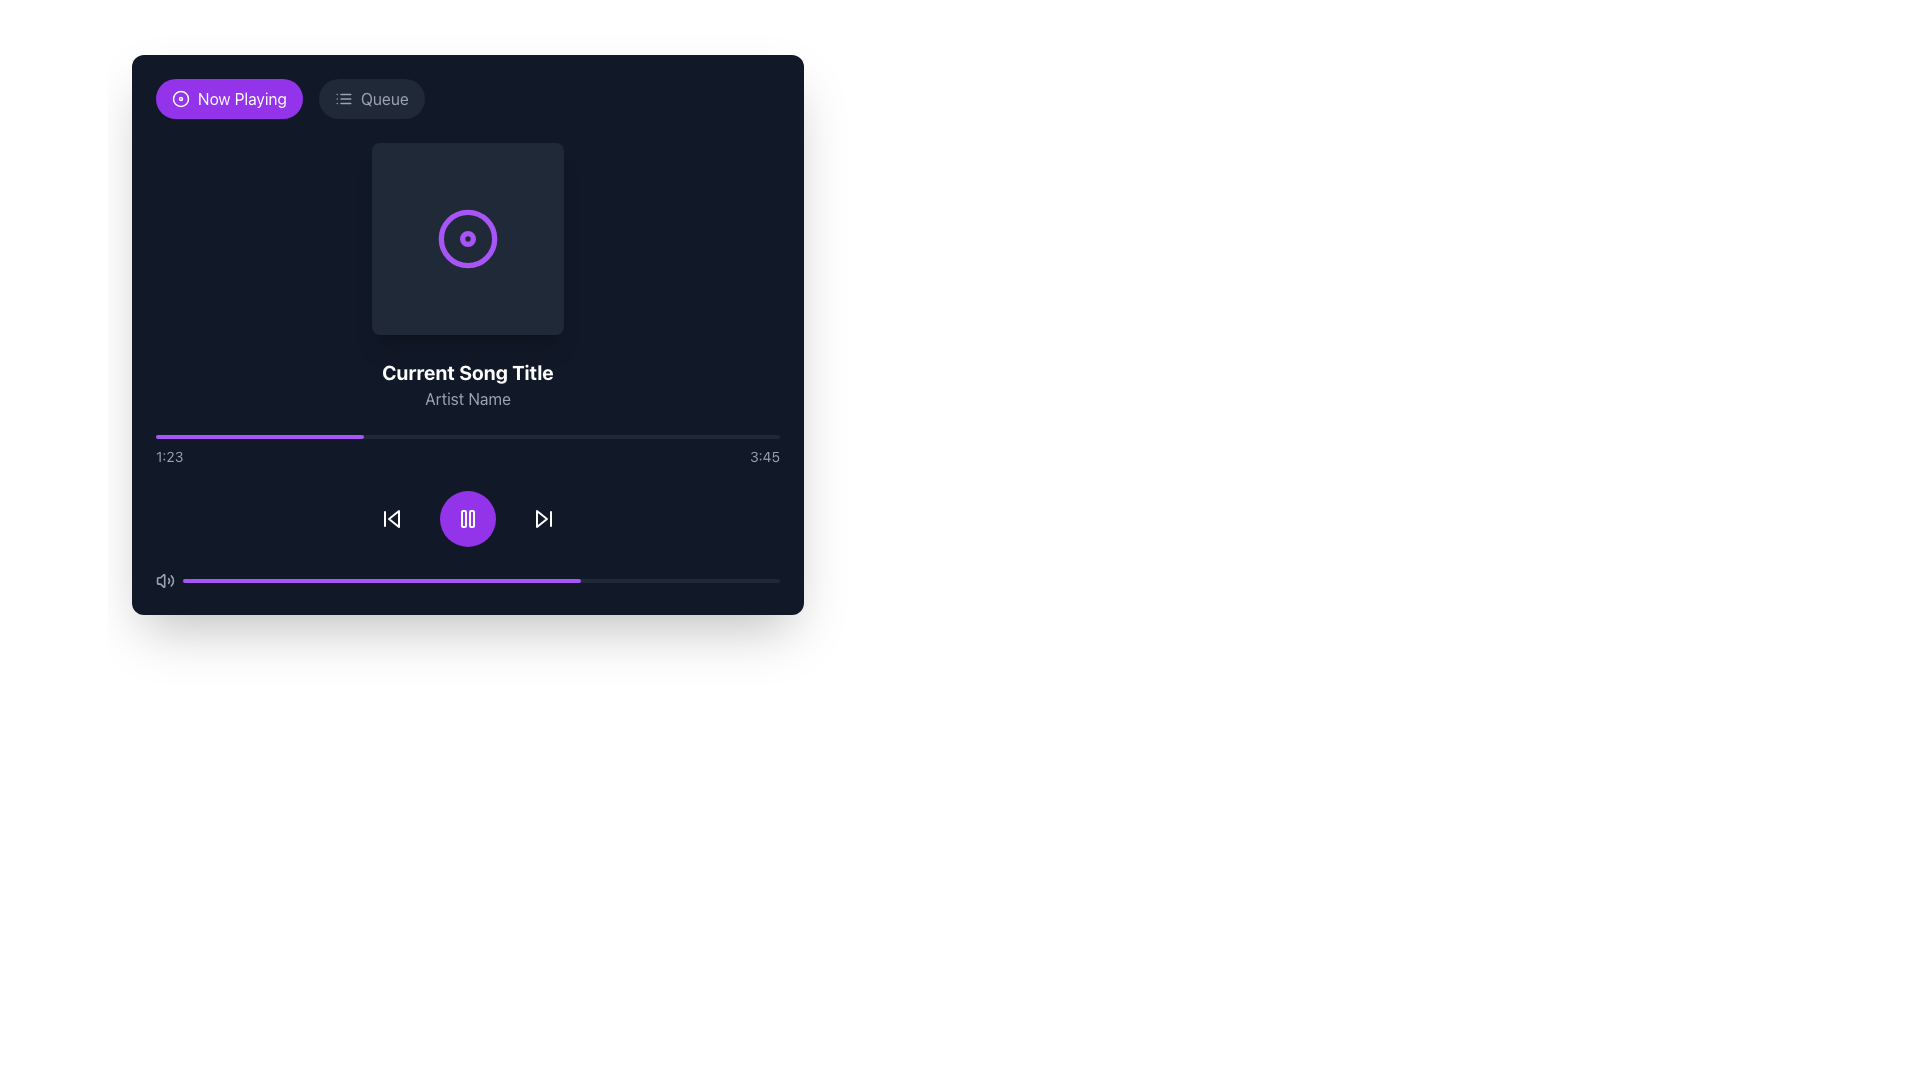 The height and width of the screenshot is (1080, 1920). I want to click on the leftmost speaker icon in the bottom section of the interface, so click(165, 581).